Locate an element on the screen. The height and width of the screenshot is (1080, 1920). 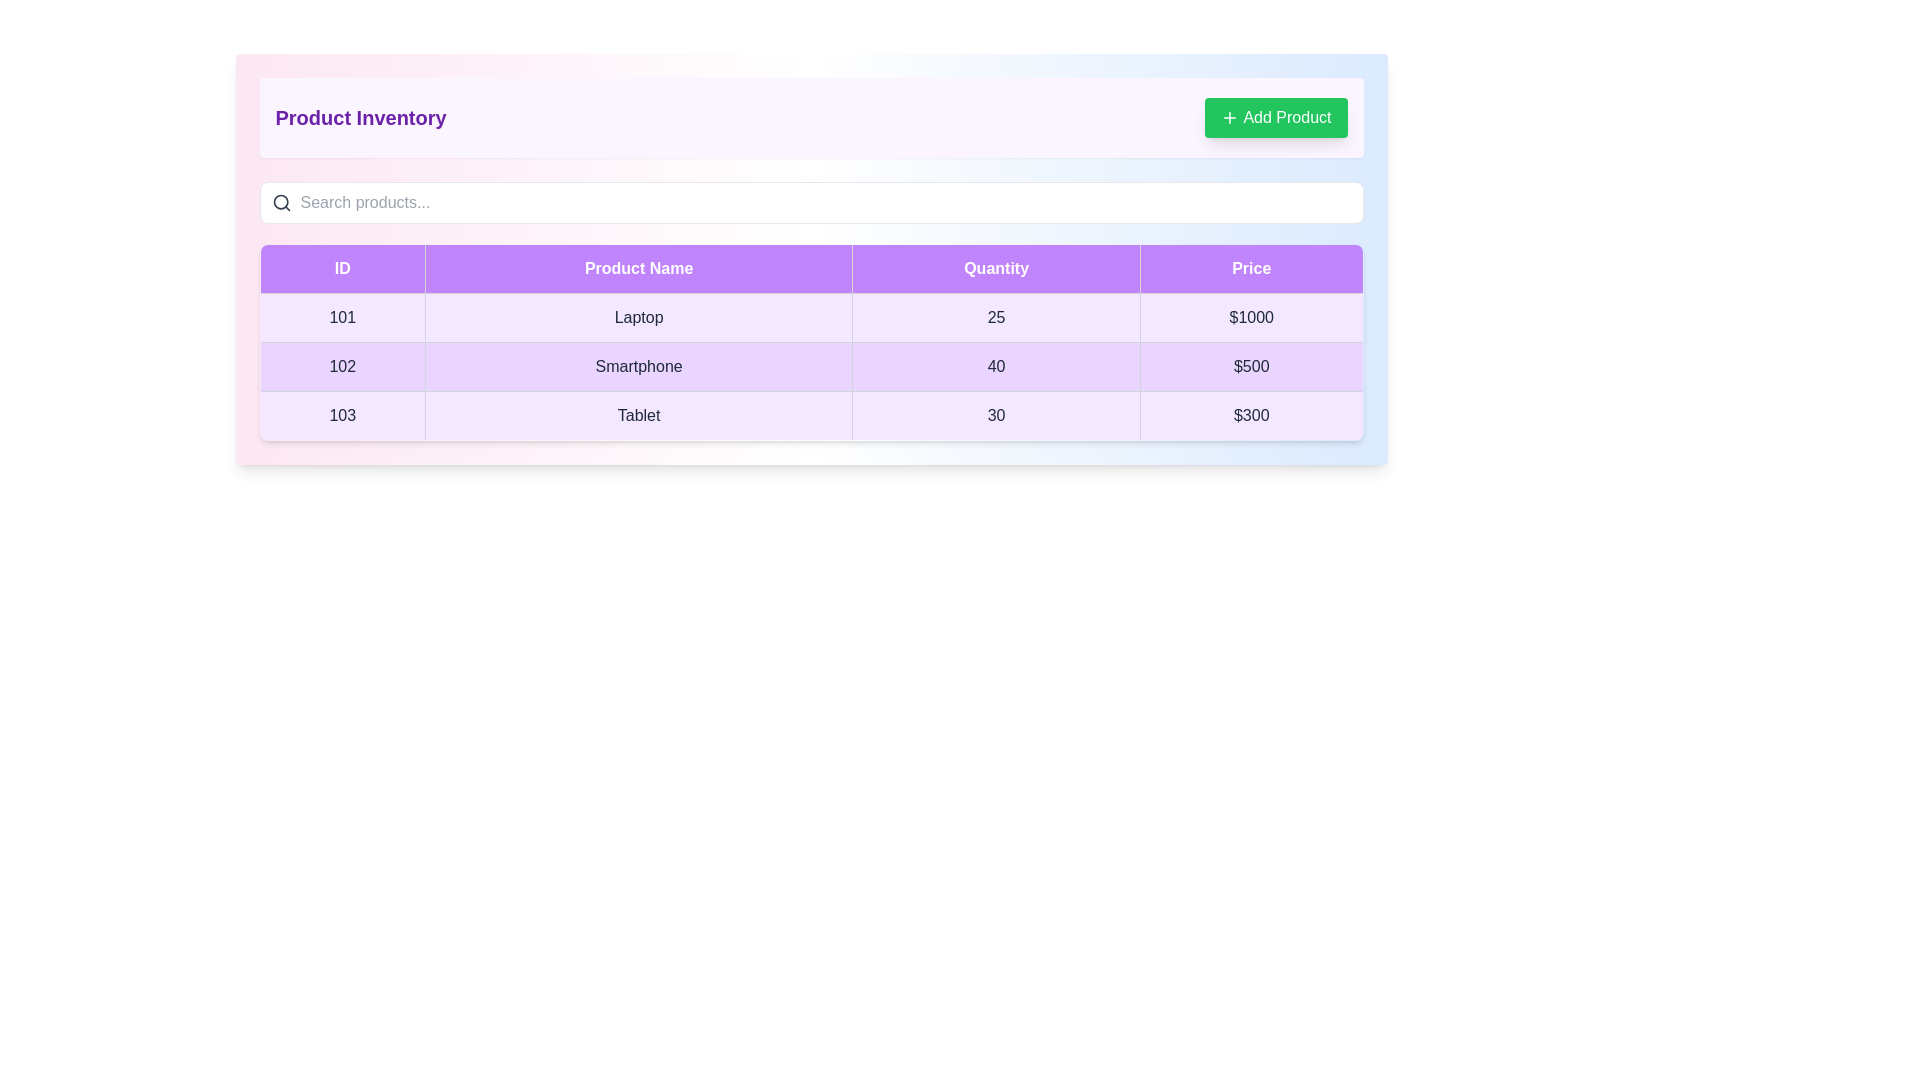
the Text cell representing the quantity of the product 'Laptop' in the inventory table, located in the second row under the 'Quantity' column is located at coordinates (996, 316).